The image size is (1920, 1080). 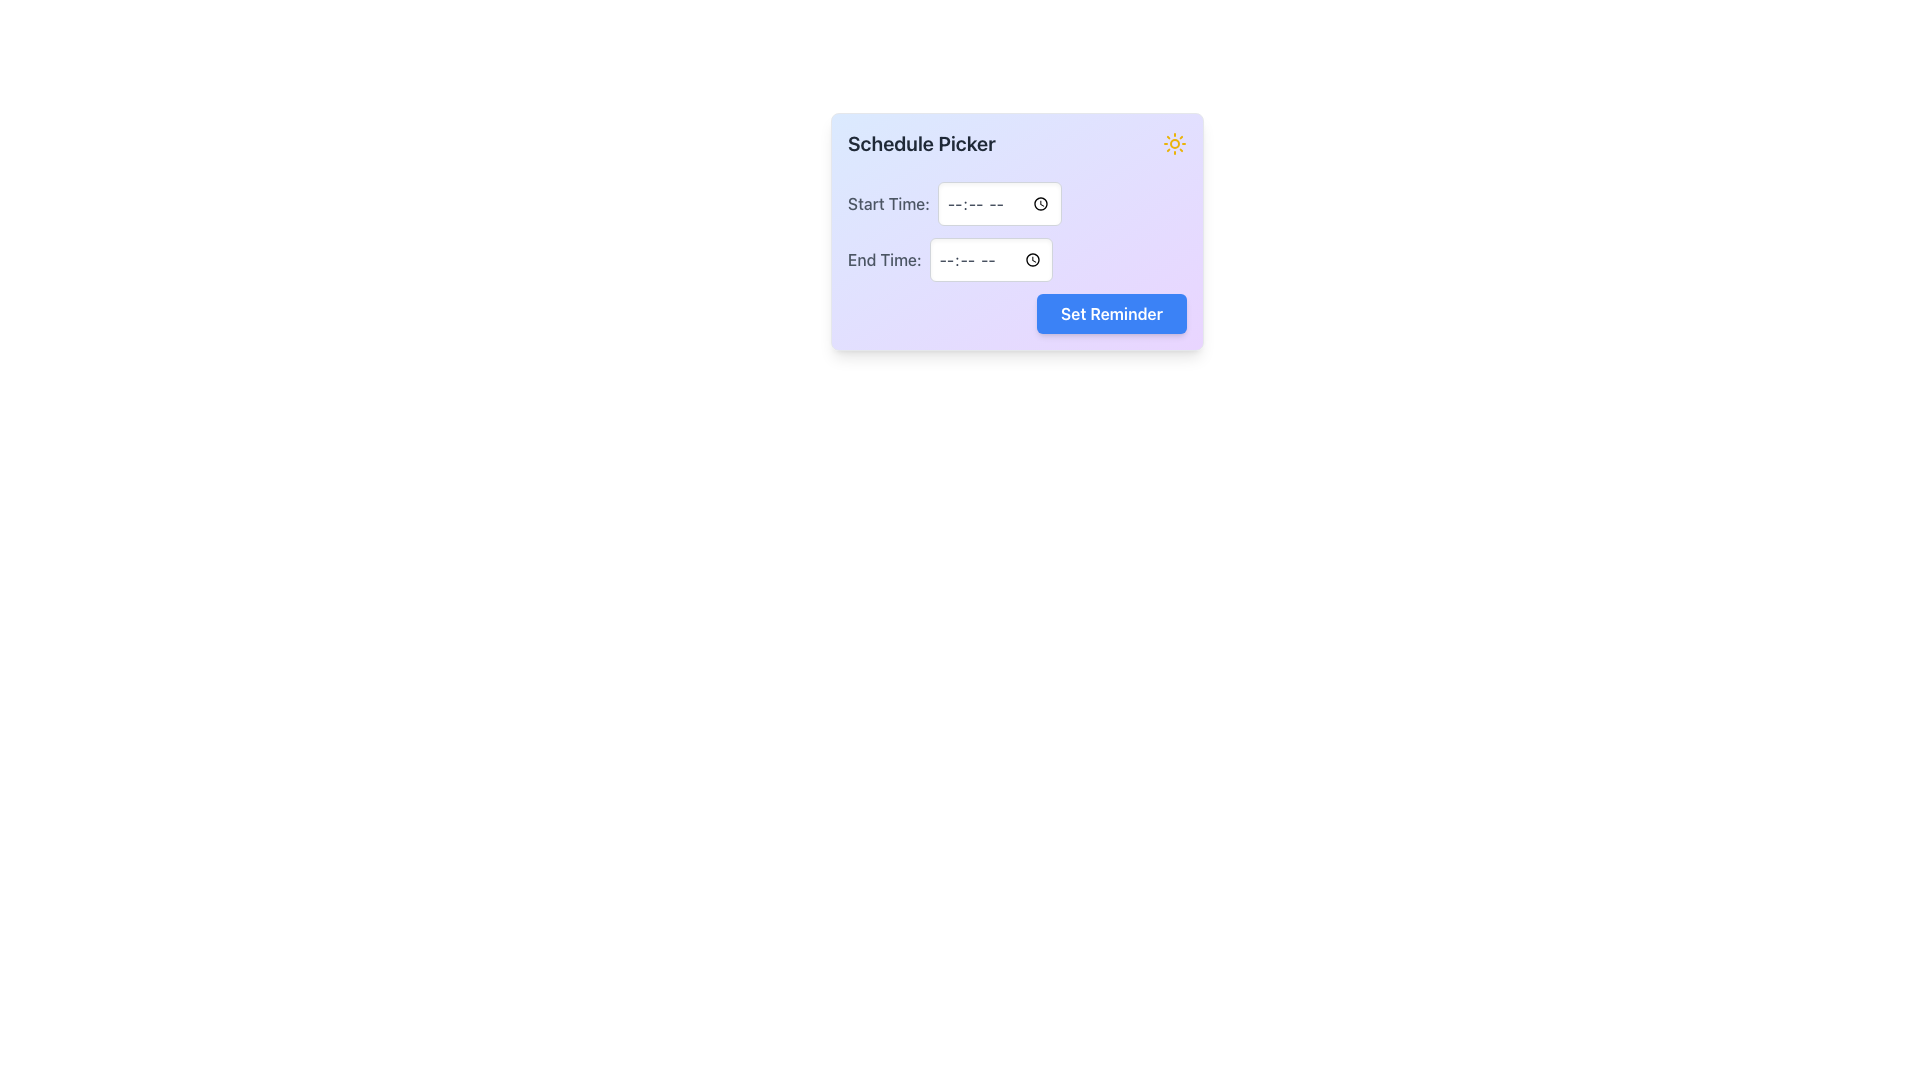 What do you see at coordinates (1017, 257) in the screenshot?
I see `the time input fields within the 'Schedule Picker' panel` at bounding box center [1017, 257].